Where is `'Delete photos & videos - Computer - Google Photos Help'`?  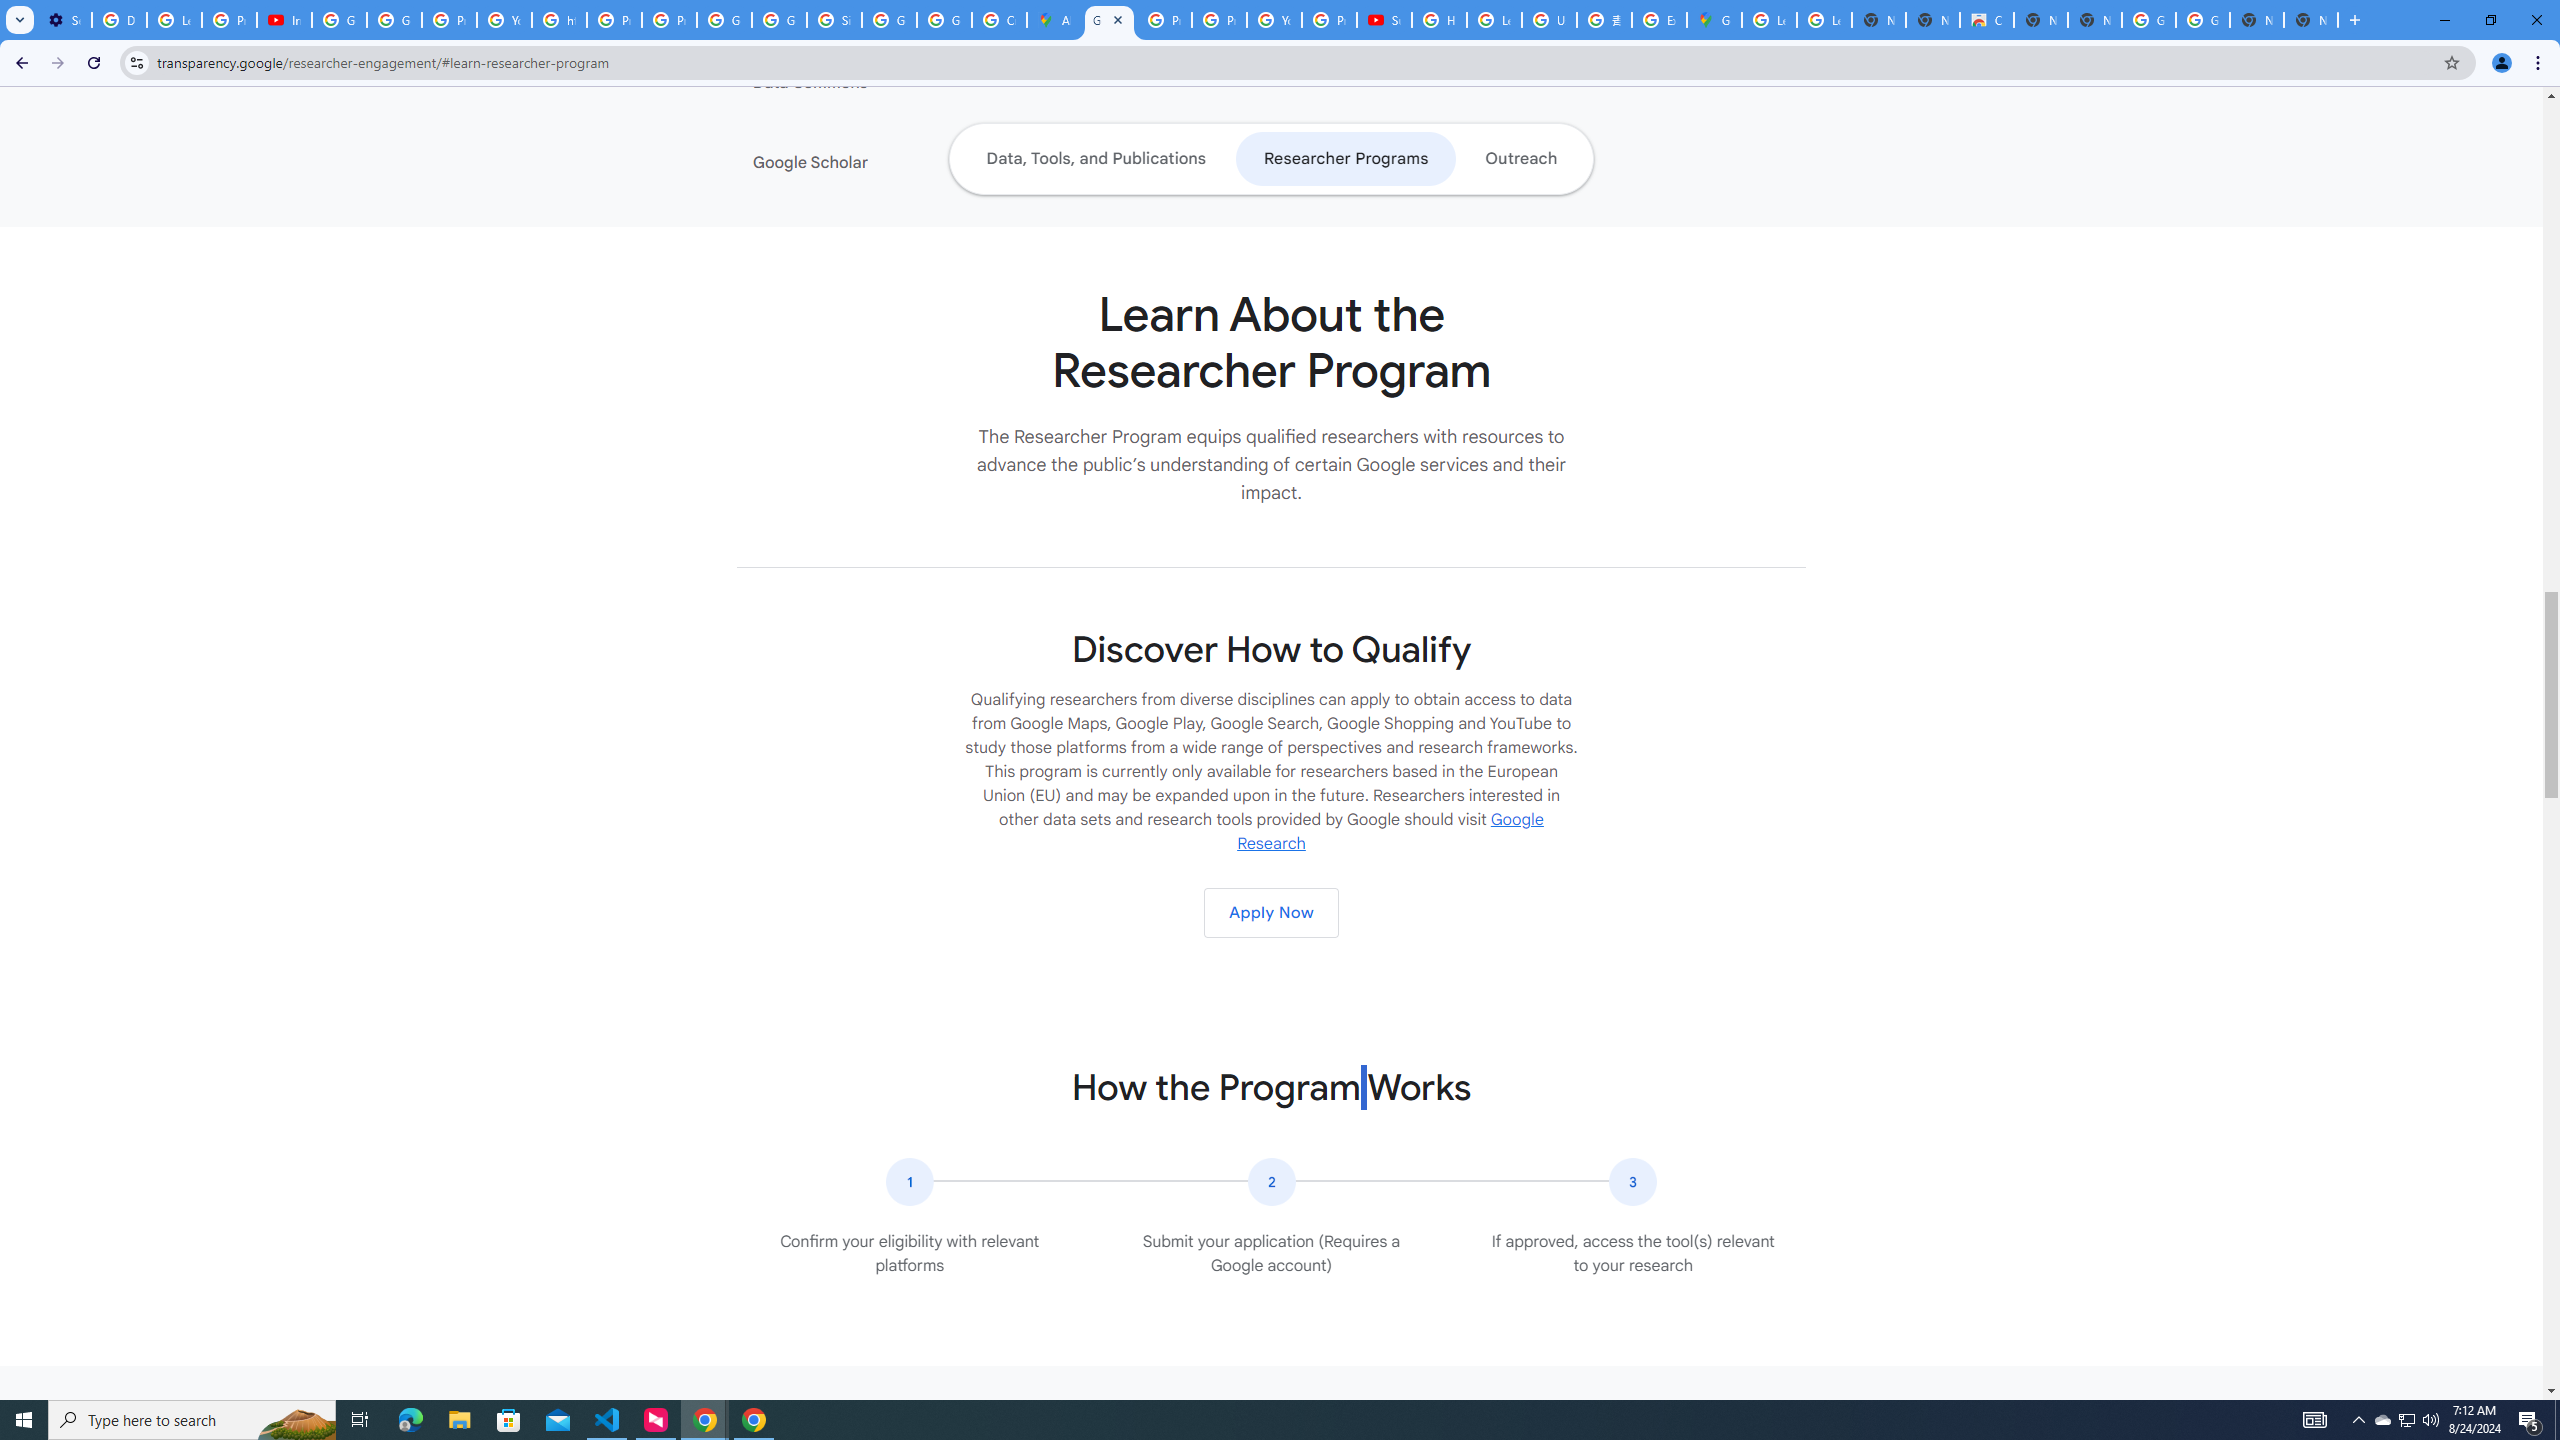 'Delete photos & videos - Computer - Google Photos Help' is located at coordinates (118, 19).